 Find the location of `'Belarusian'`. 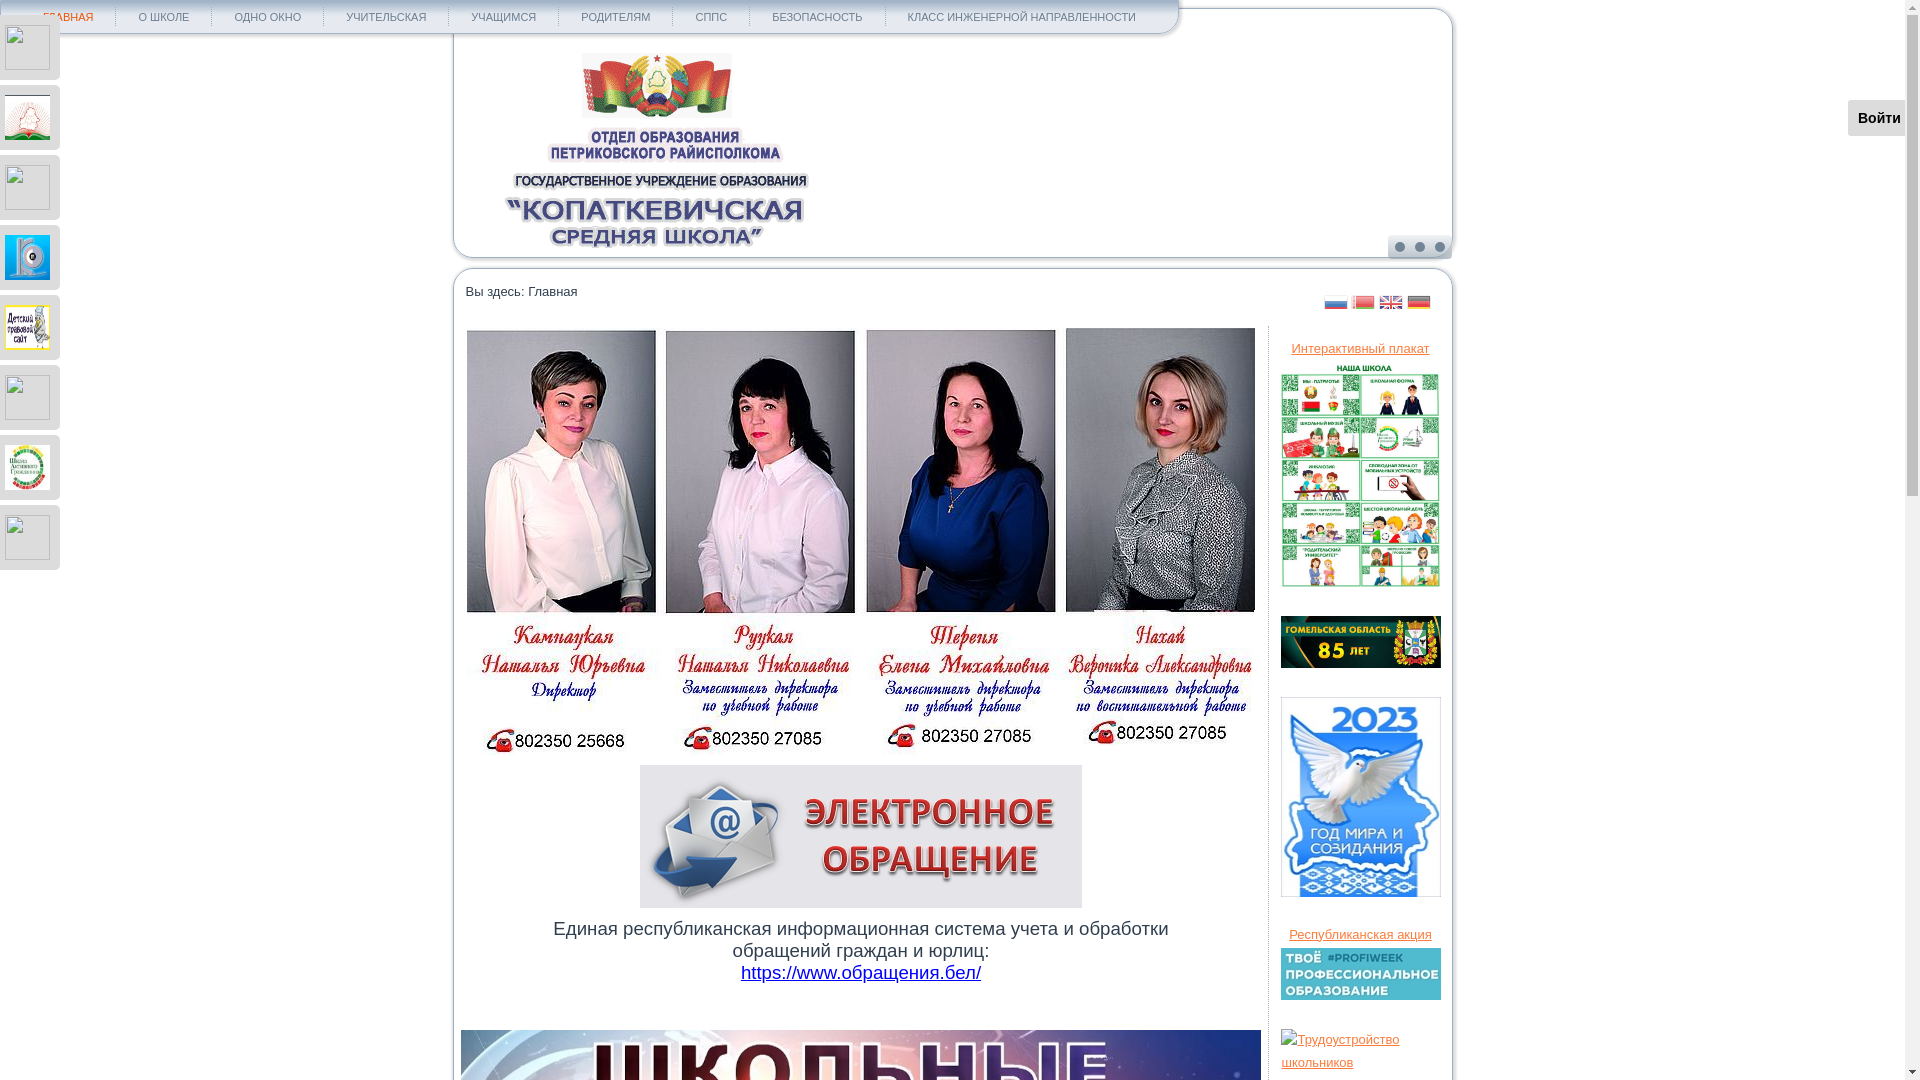

'Belarusian' is located at coordinates (1362, 300).